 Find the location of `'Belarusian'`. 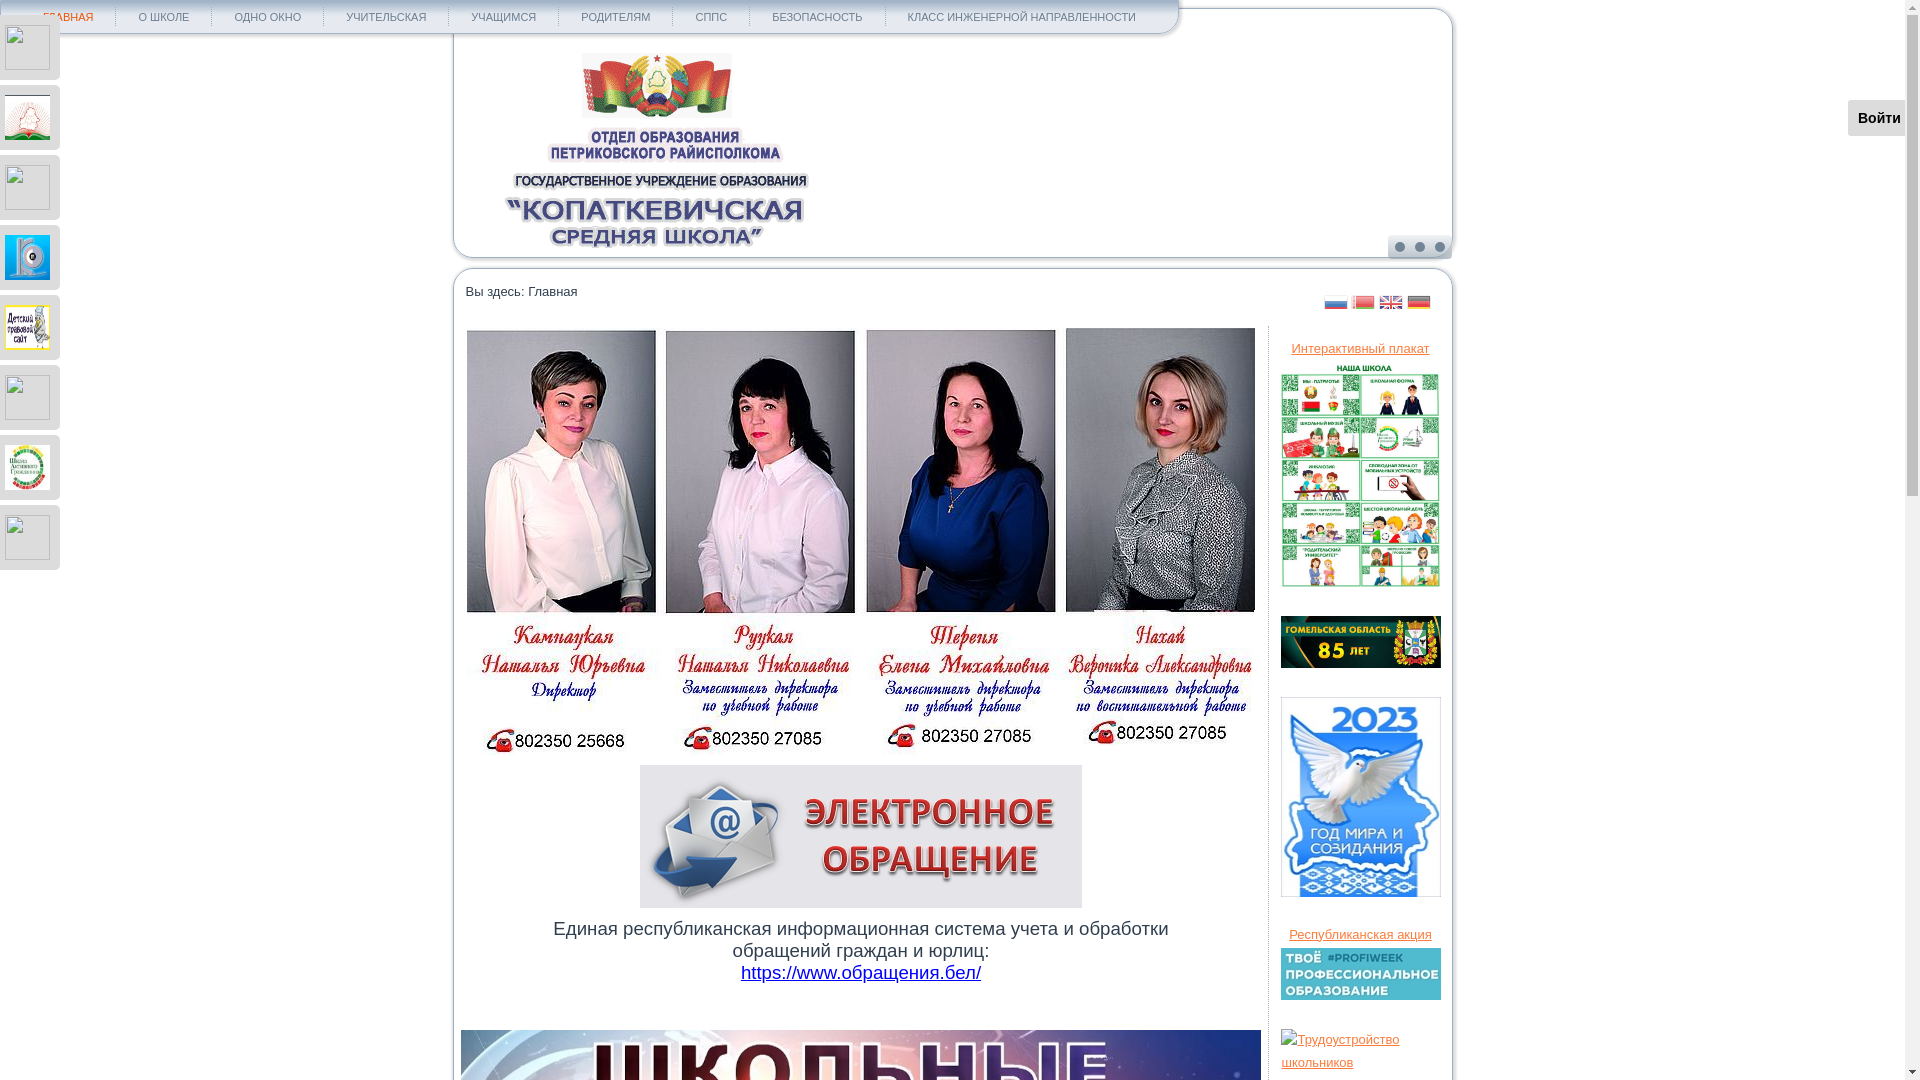

'Belarusian' is located at coordinates (1362, 300).